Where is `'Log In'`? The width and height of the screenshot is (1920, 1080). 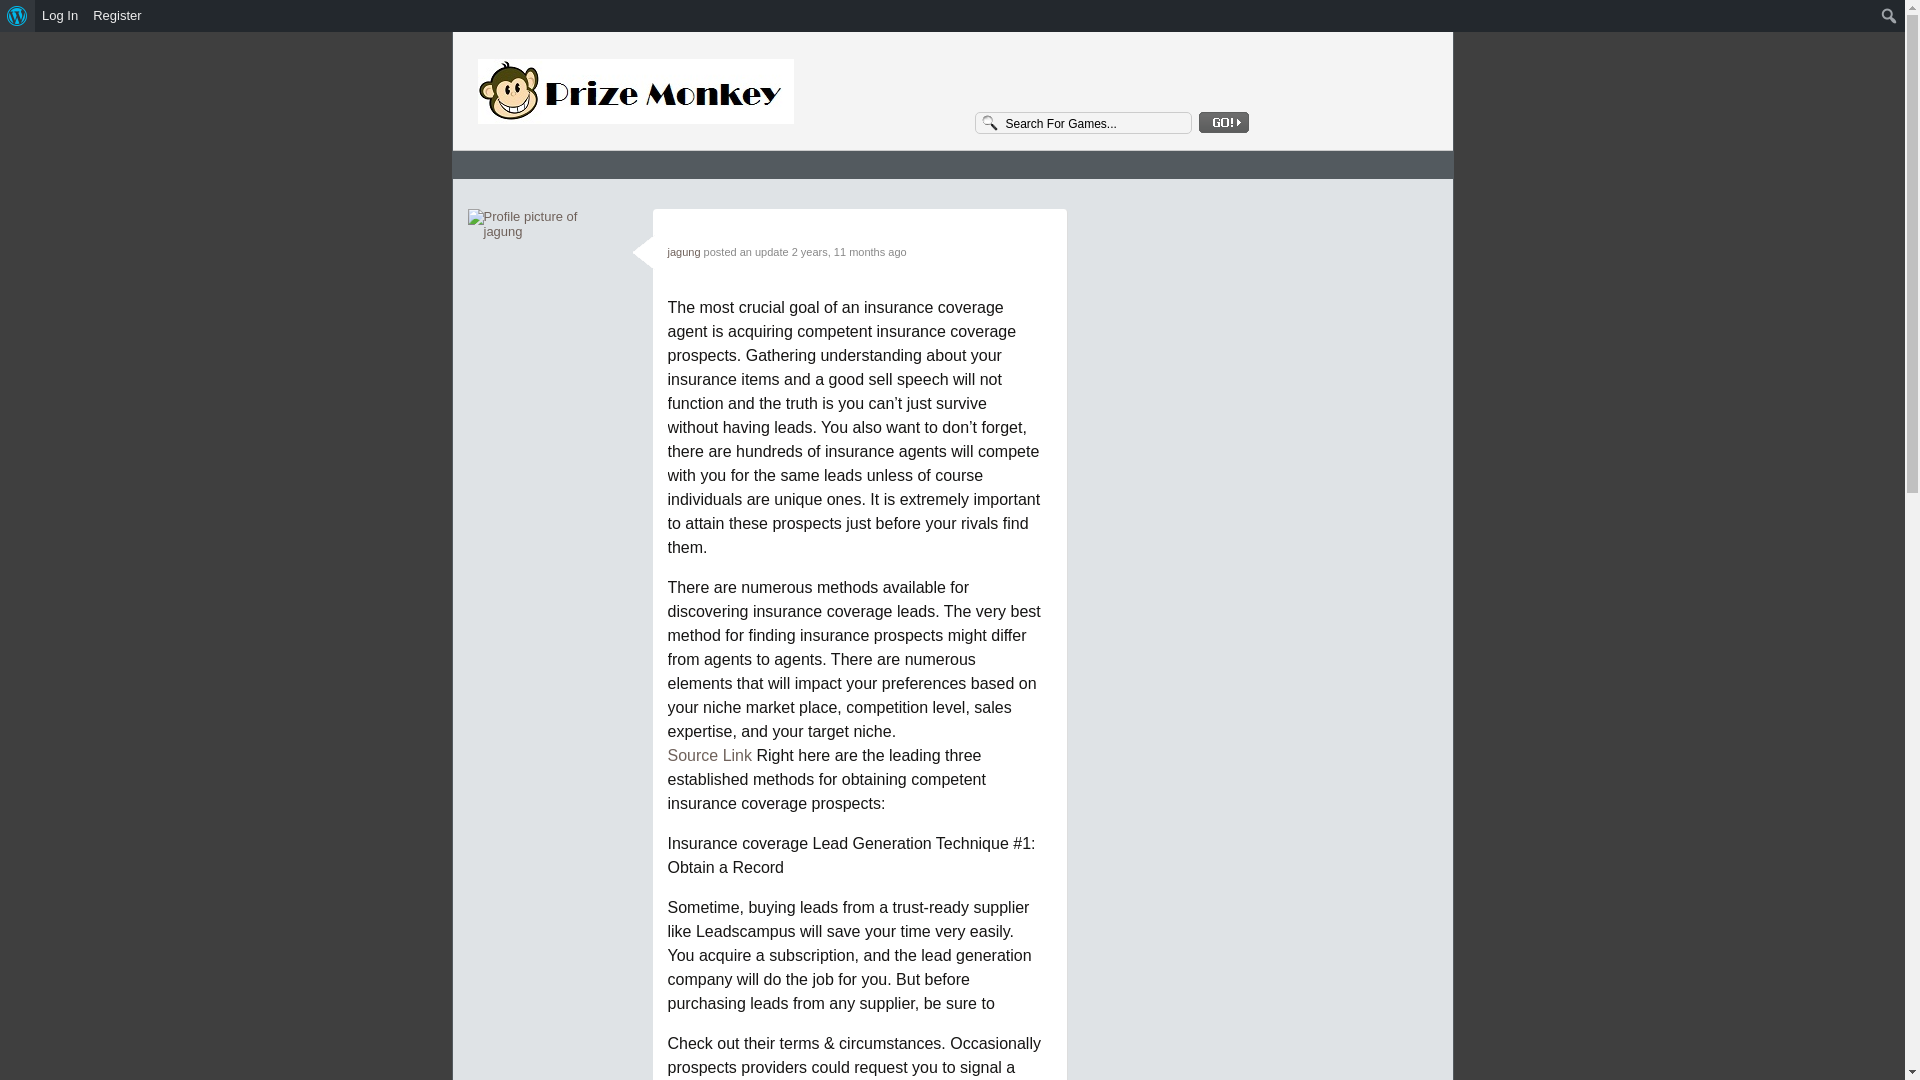 'Log In' is located at coordinates (60, 15).